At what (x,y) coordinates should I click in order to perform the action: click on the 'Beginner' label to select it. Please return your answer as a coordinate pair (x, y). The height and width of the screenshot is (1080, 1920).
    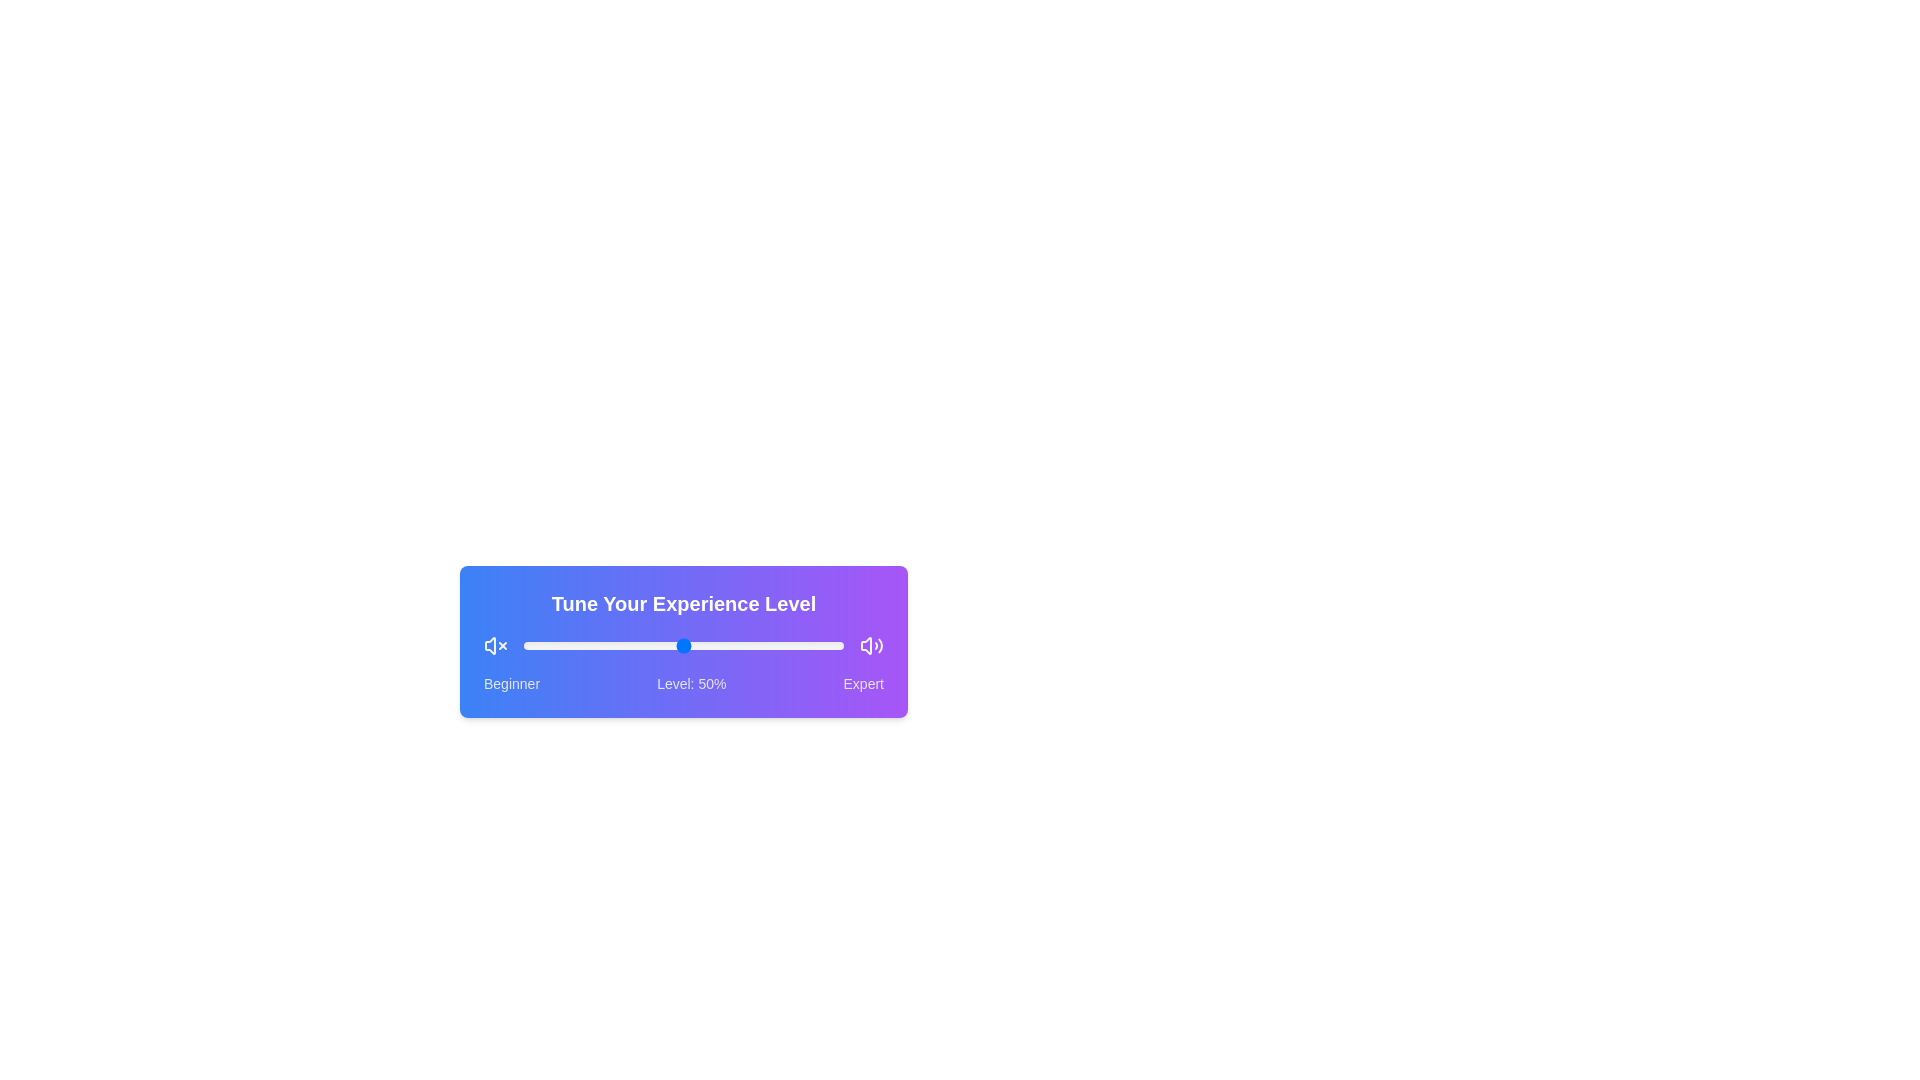
    Looking at the image, I should click on (512, 682).